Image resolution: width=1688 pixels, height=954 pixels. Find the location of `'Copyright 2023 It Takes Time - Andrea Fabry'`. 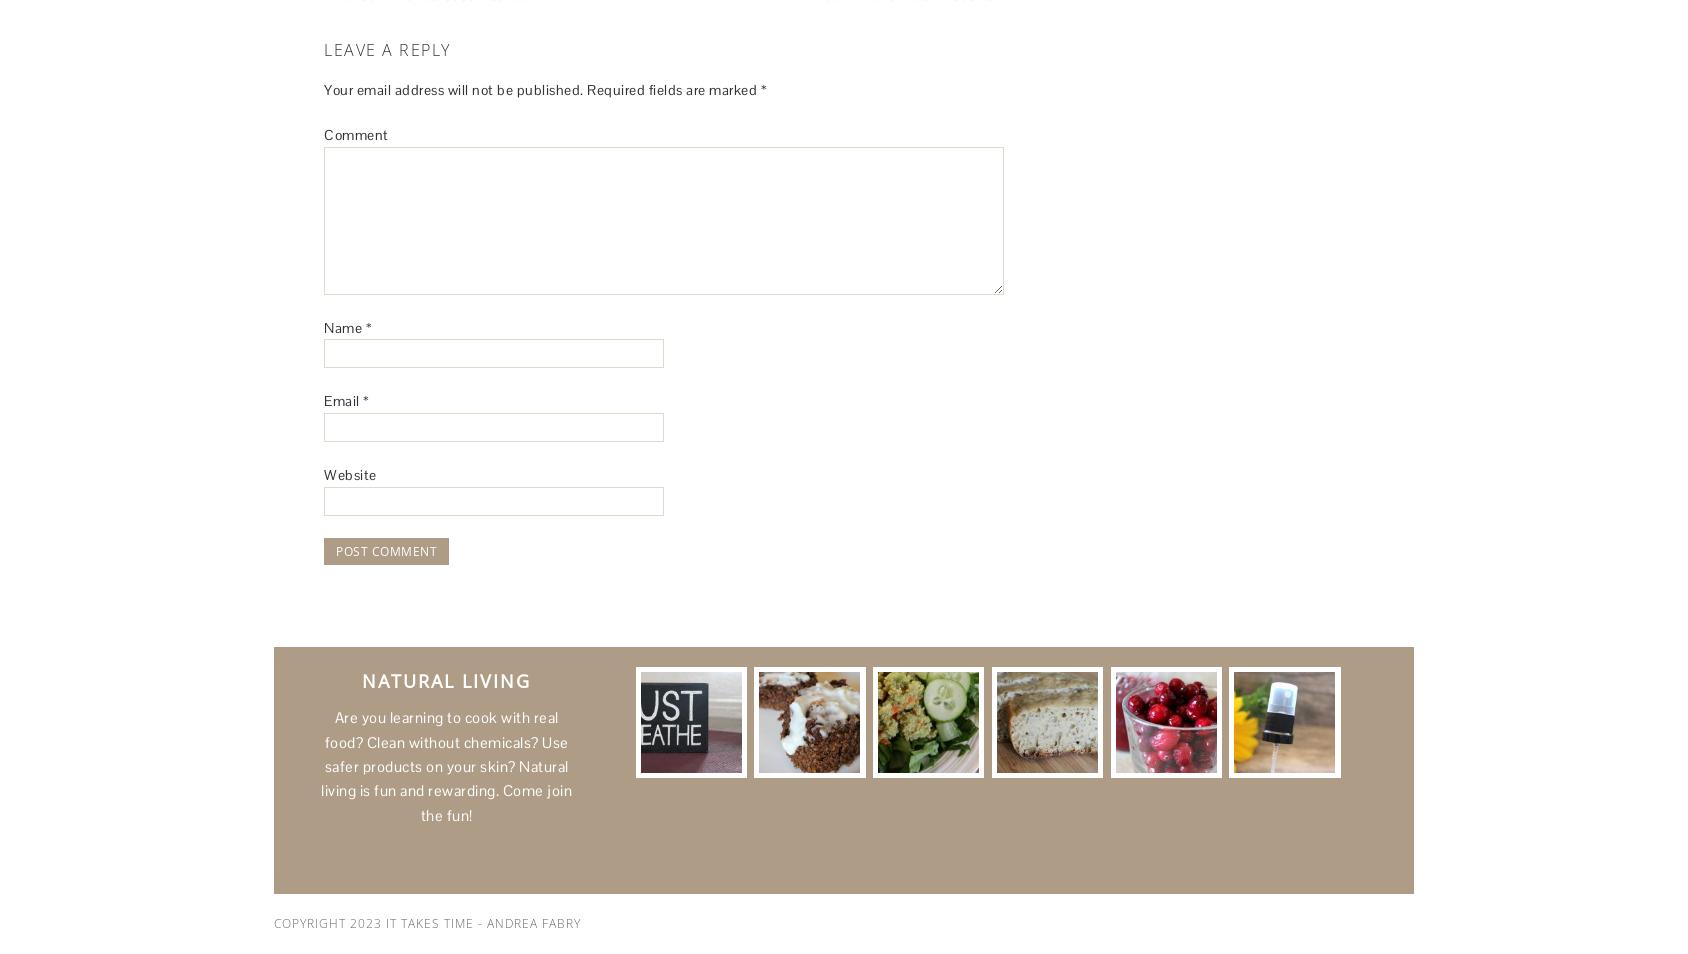

'Copyright 2023 It Takes Time - Andrea Fabry' is located at coordinates (426, 923).